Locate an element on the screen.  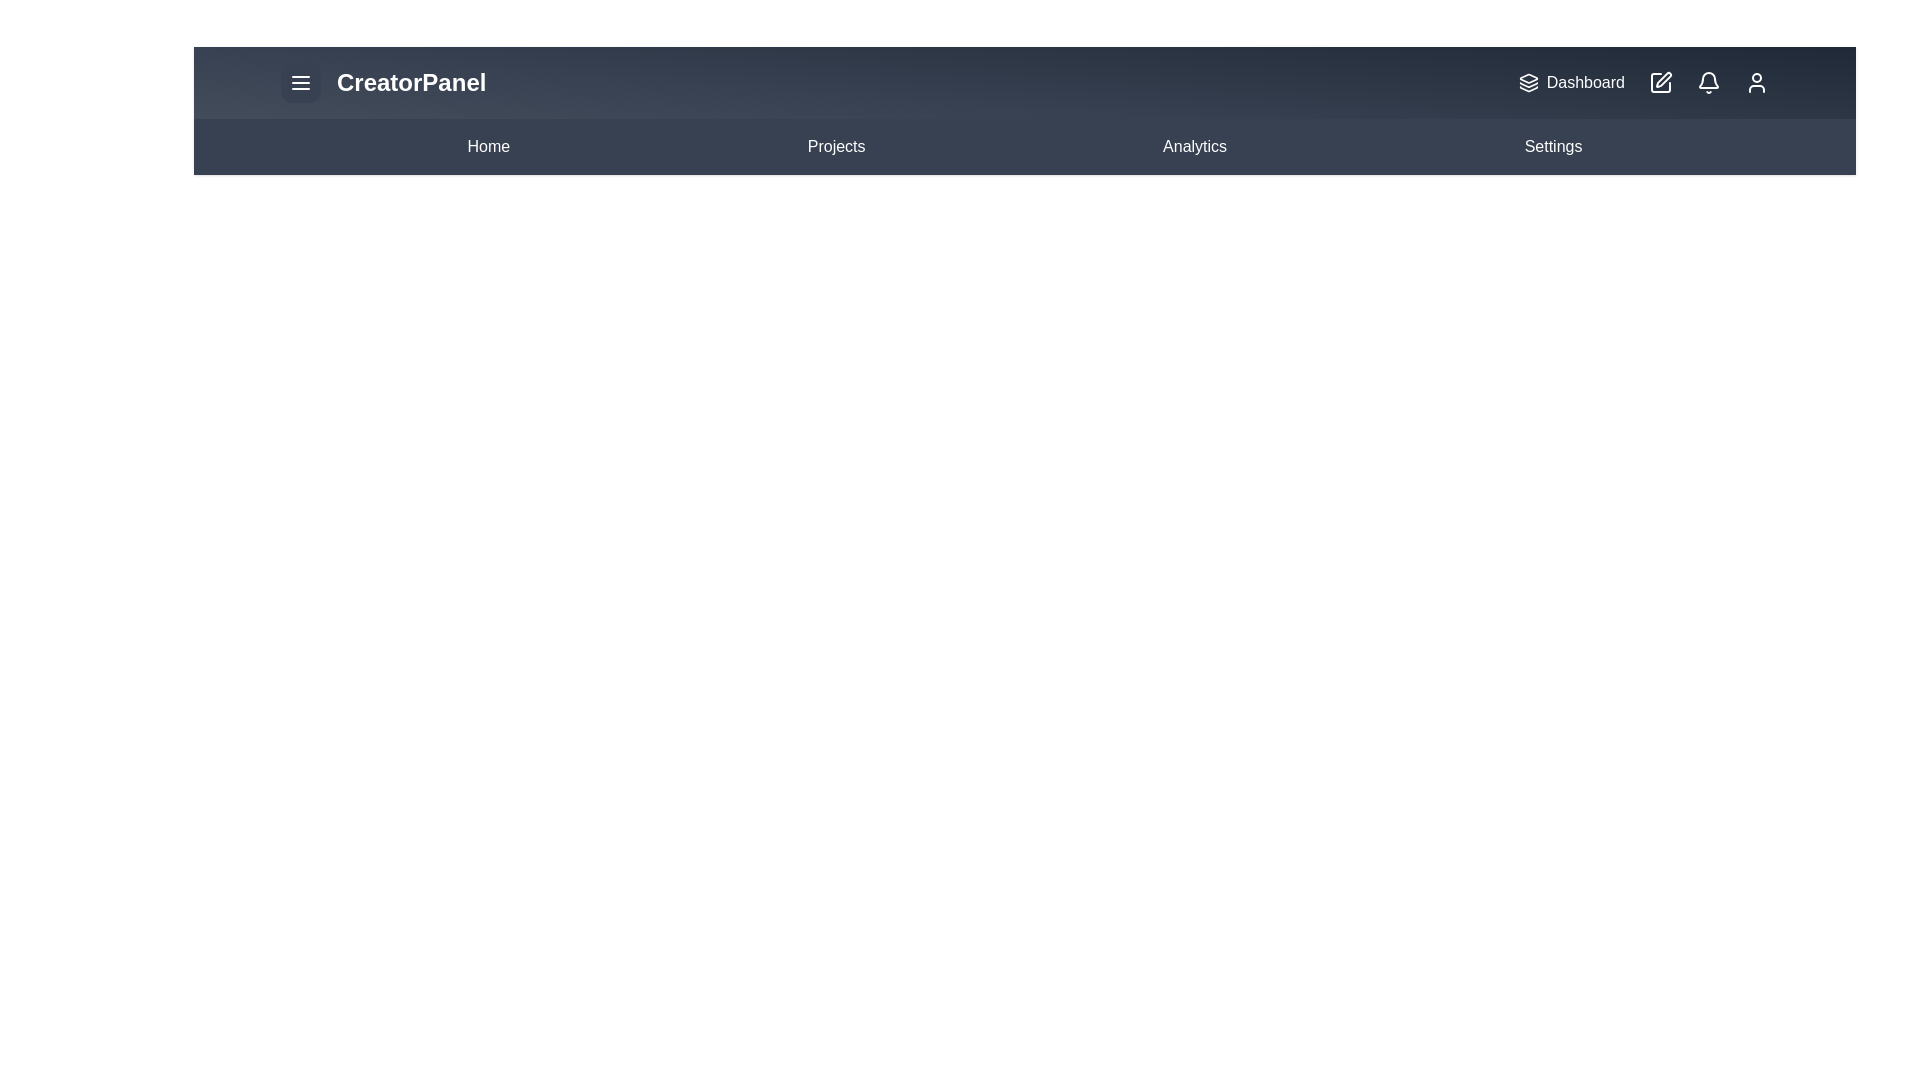
the 'Analytics' menu item to navigate to the Analytics page is located at coordinates (1195, 145).